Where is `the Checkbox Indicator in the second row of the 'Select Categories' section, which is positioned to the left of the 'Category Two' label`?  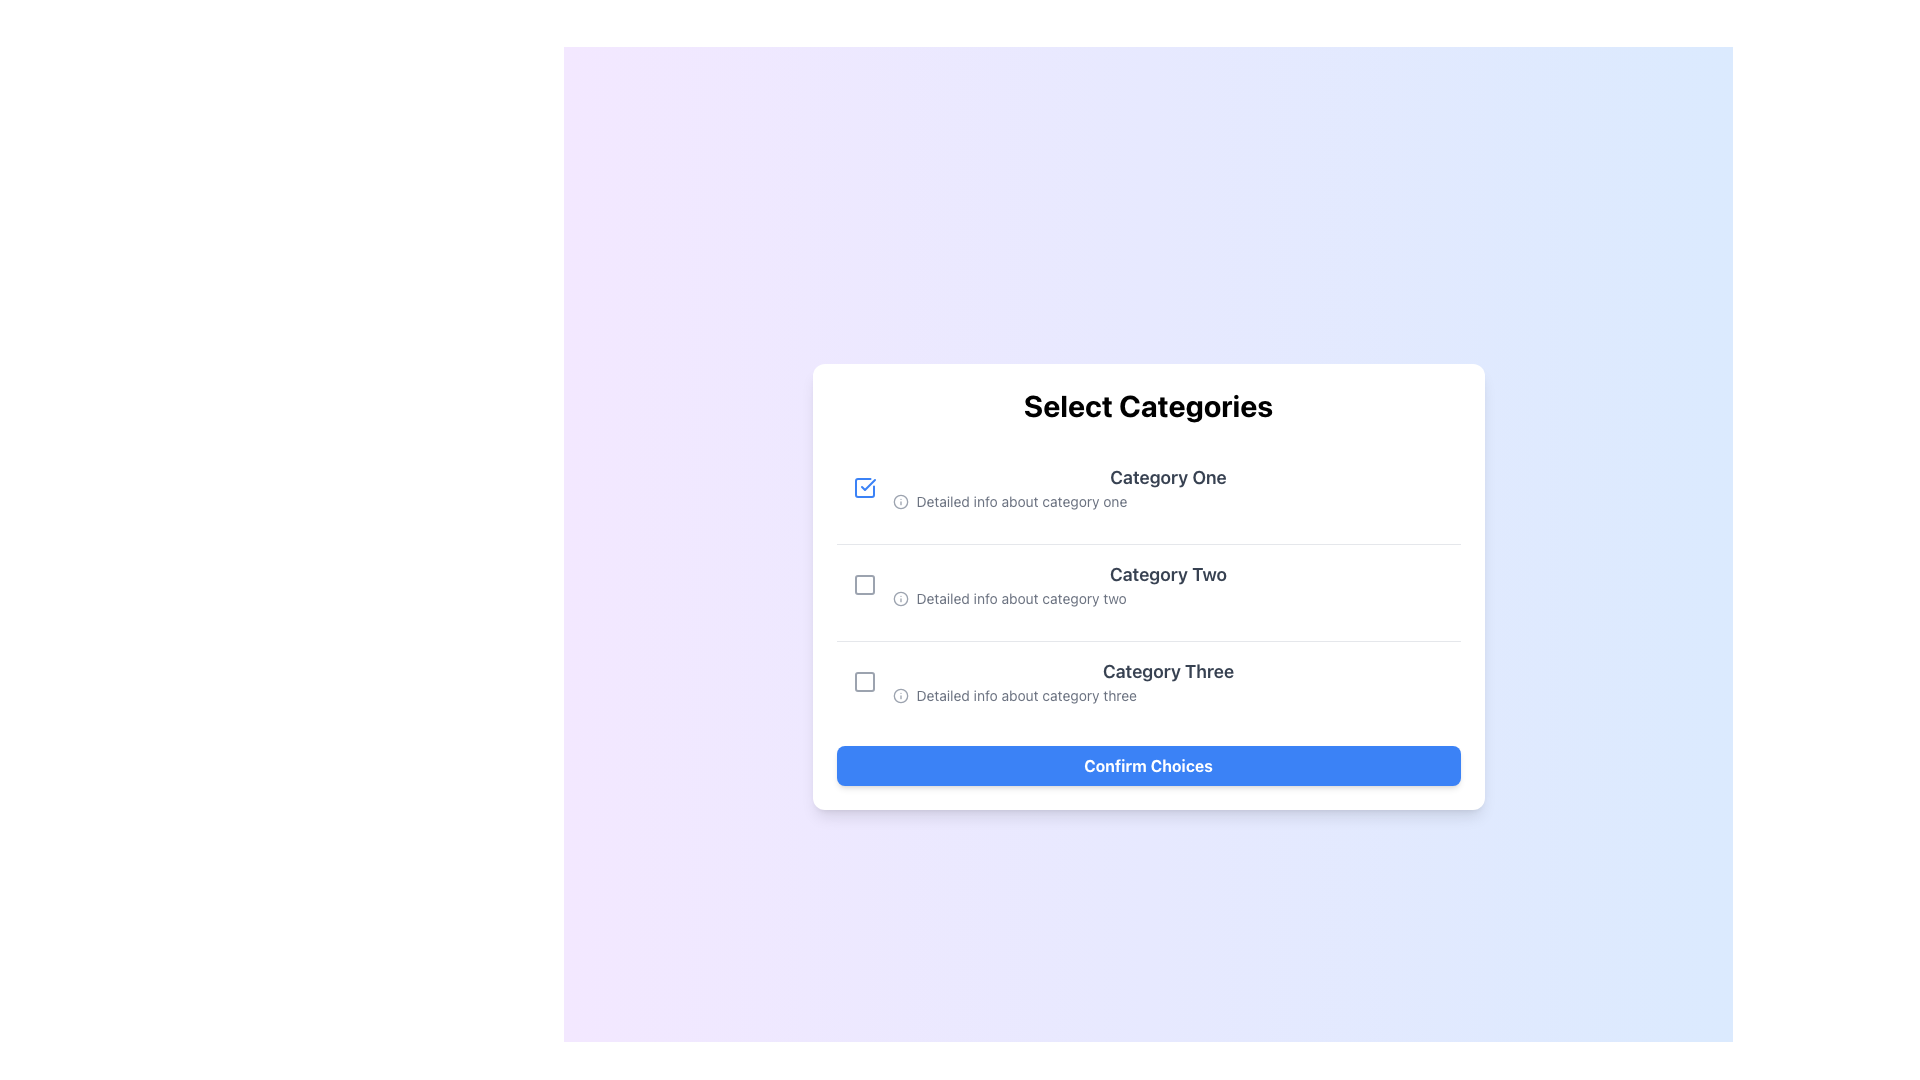 the Checkbox Indicator in the second row of the 'Select Categories' section, which is positioned to the left of the 'Category Two' label is located at coordinates (864, 585).